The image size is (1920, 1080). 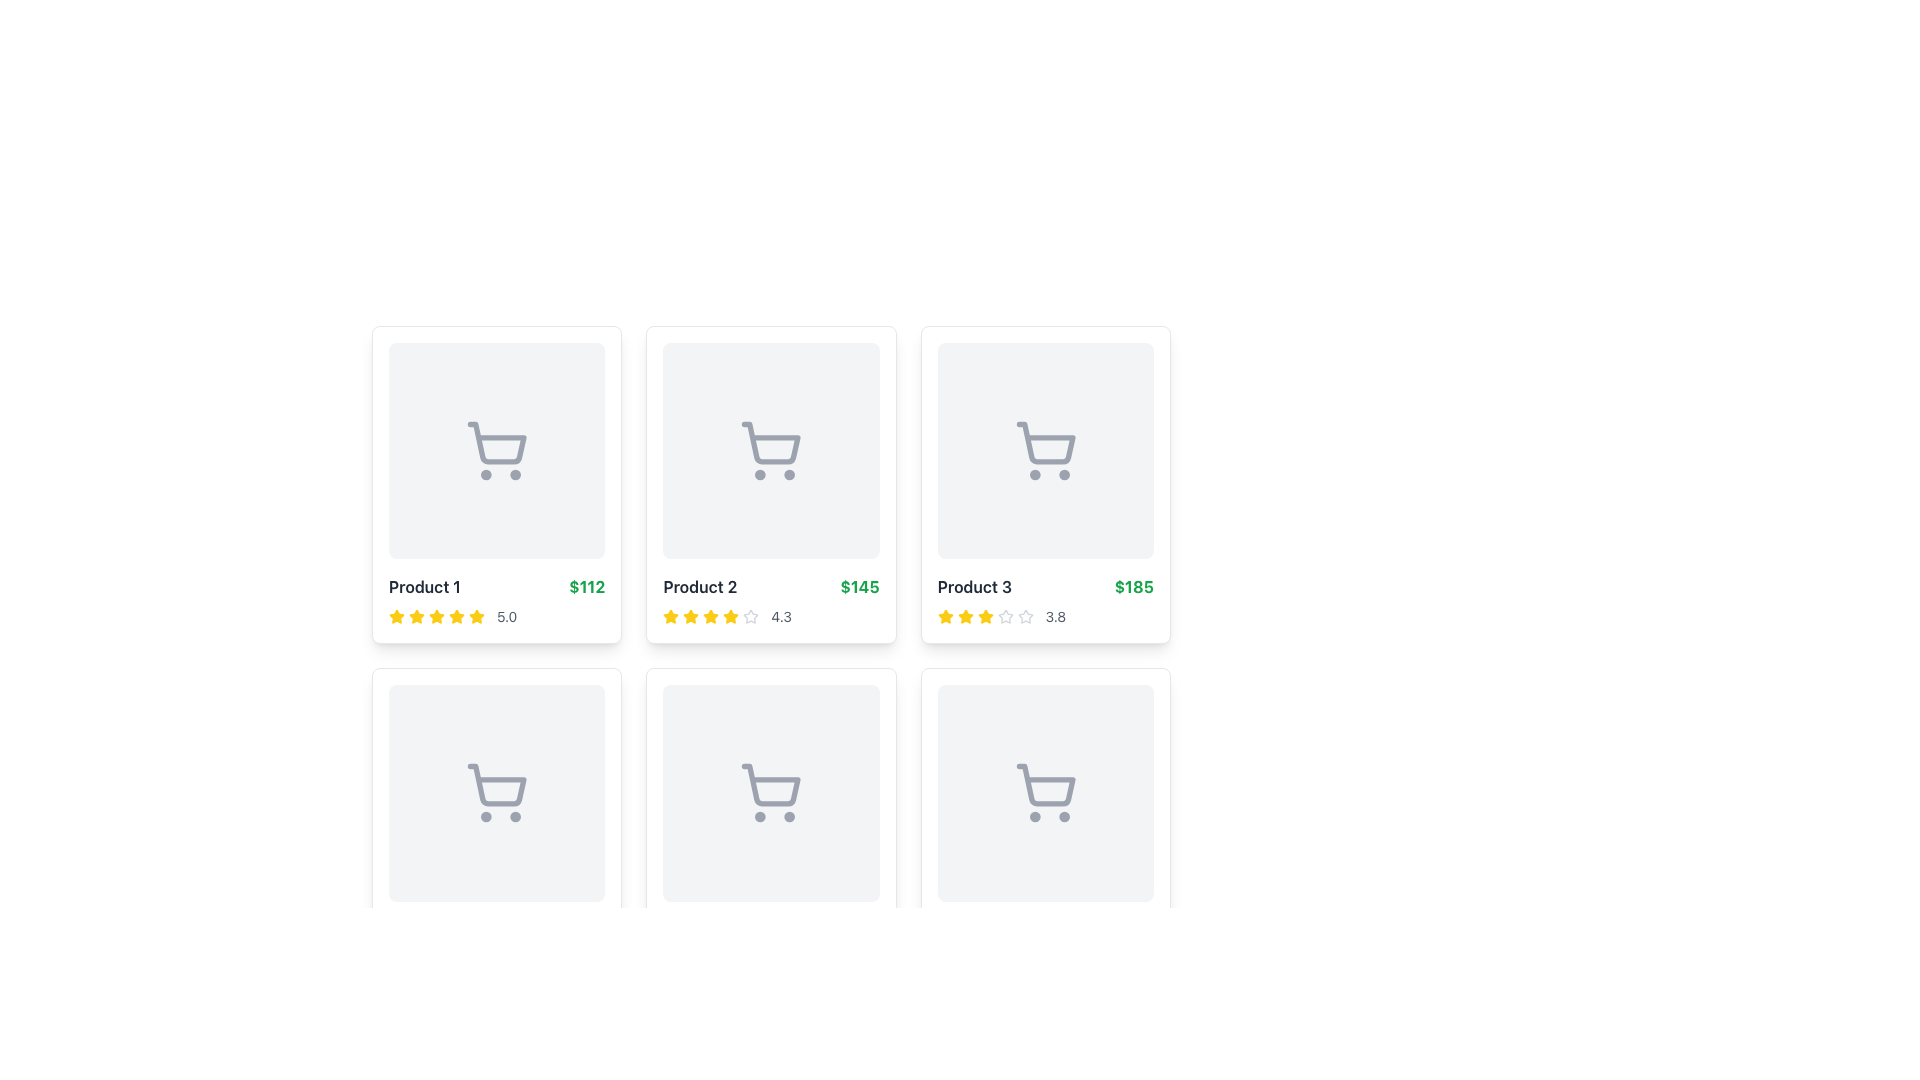 What do you see at coordinates (671, 616) in the screenshot?
I see `the first star icon, which is yellow and indicates a rating in a series of five stars under the 'Product 2' card` at bounding box center [671, 616].